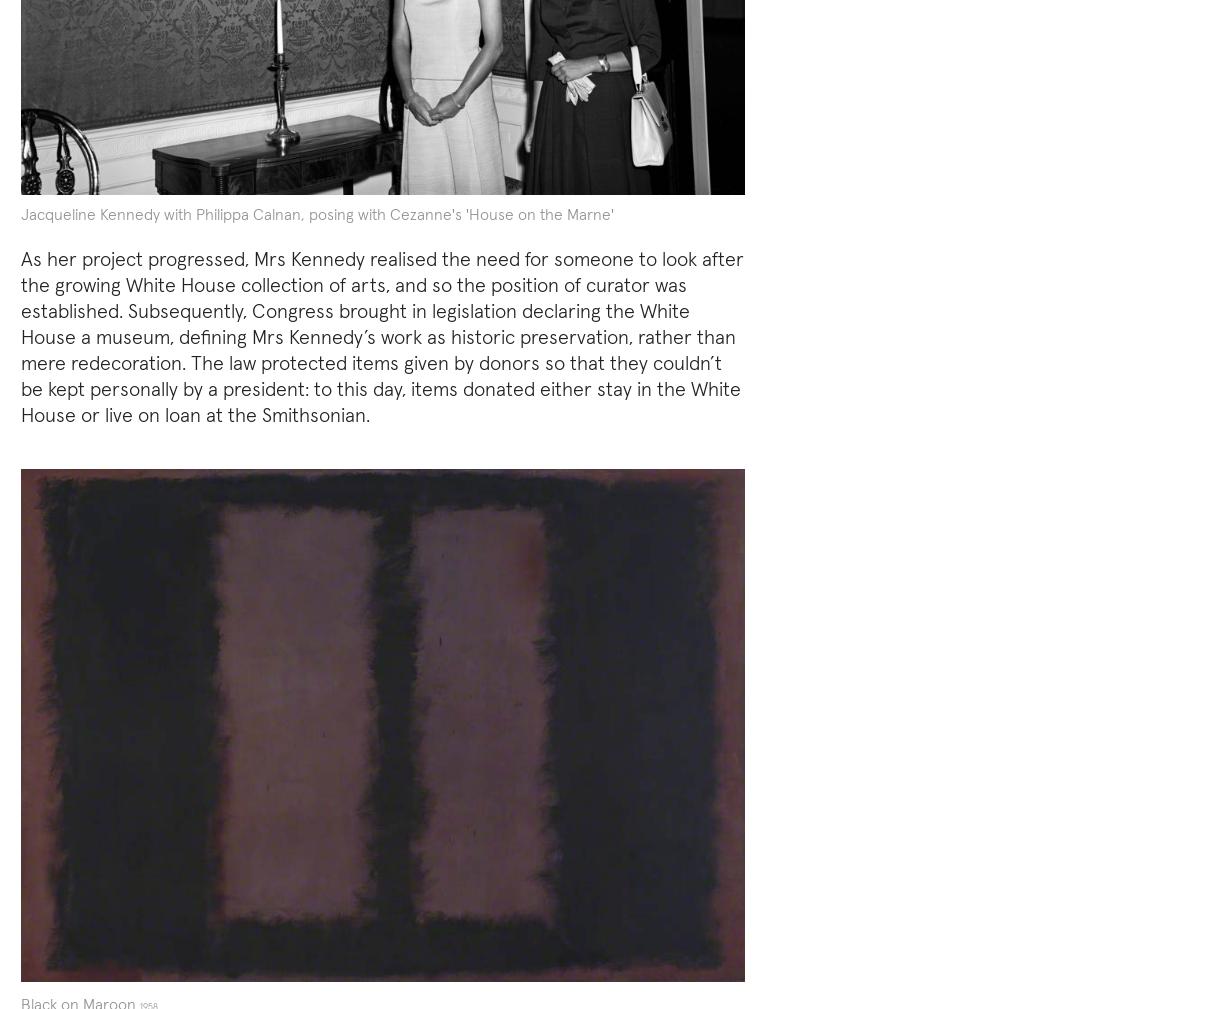  Describe the element at coordinates (473, 821) in the screenshot. I see `'wartime leader himself'` at that location.